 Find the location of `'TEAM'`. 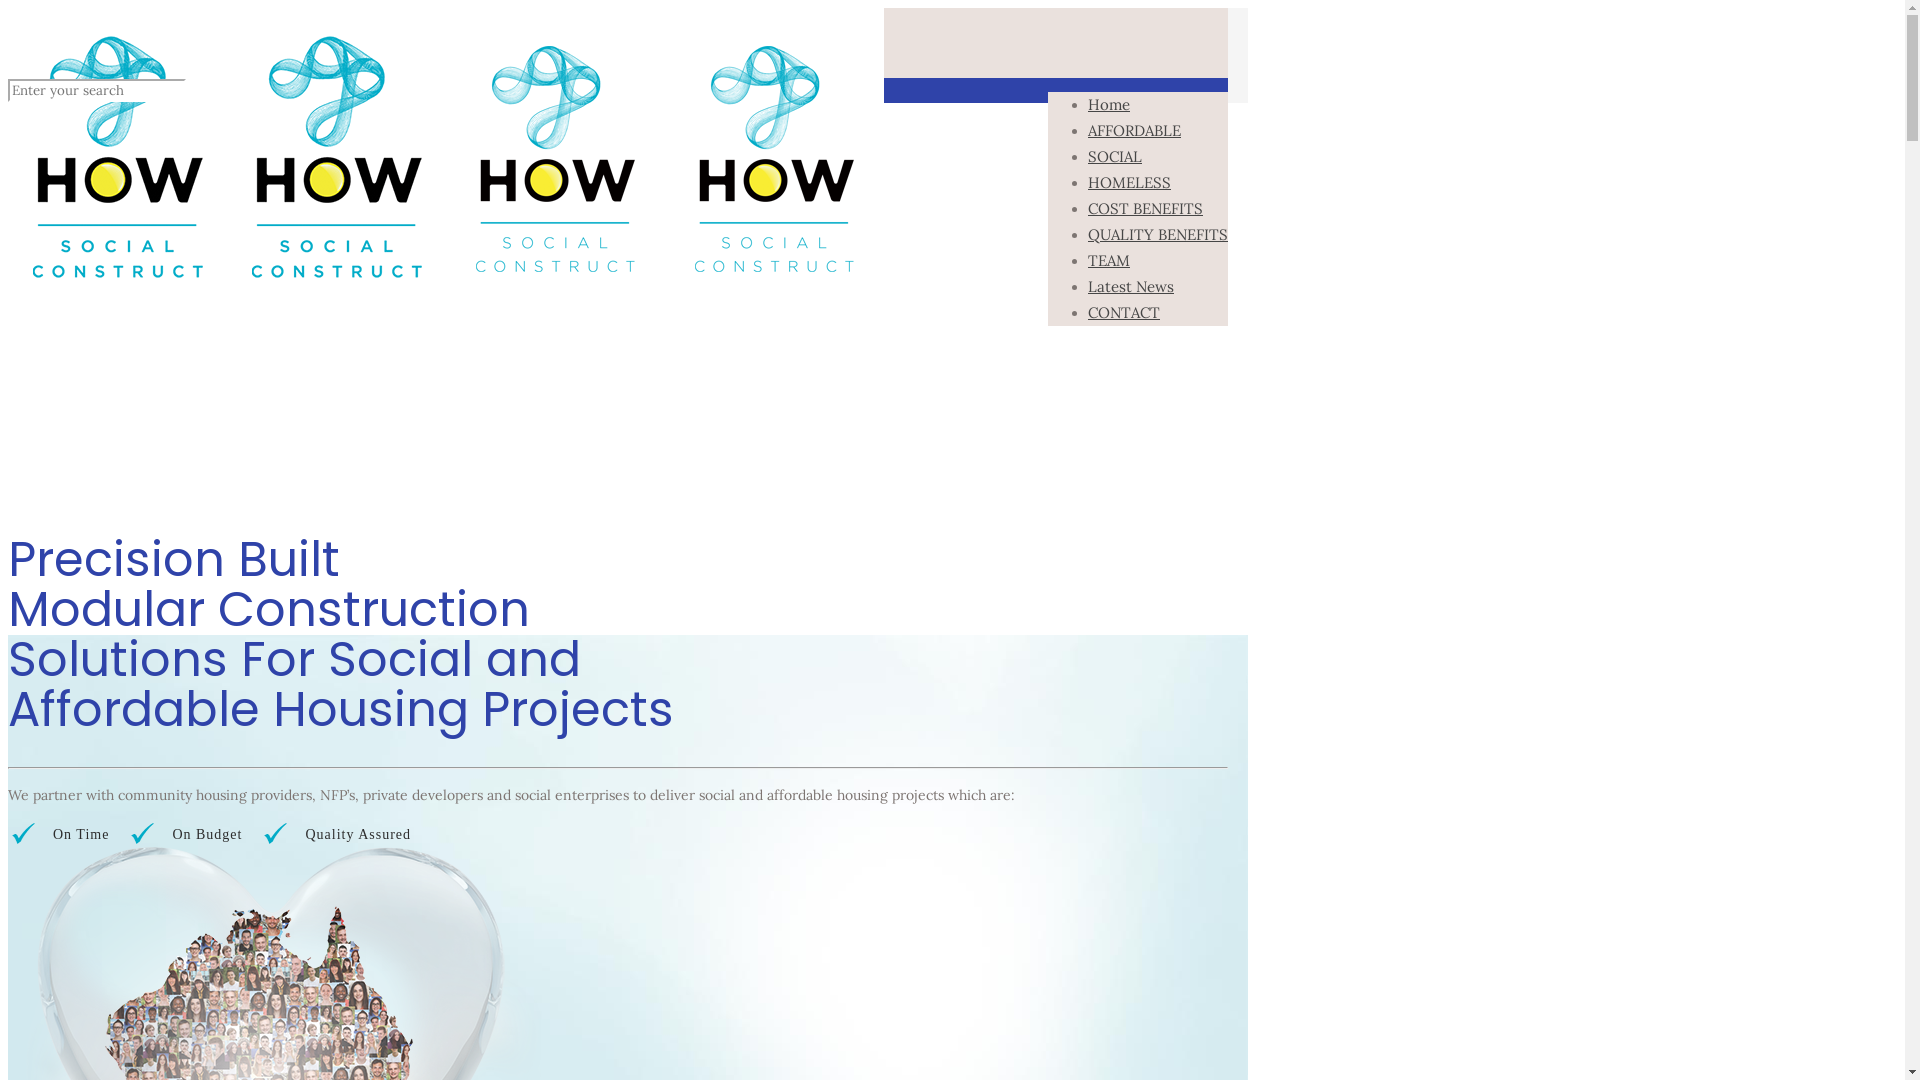

'TEAM' is located at coordinates (1087, 259).